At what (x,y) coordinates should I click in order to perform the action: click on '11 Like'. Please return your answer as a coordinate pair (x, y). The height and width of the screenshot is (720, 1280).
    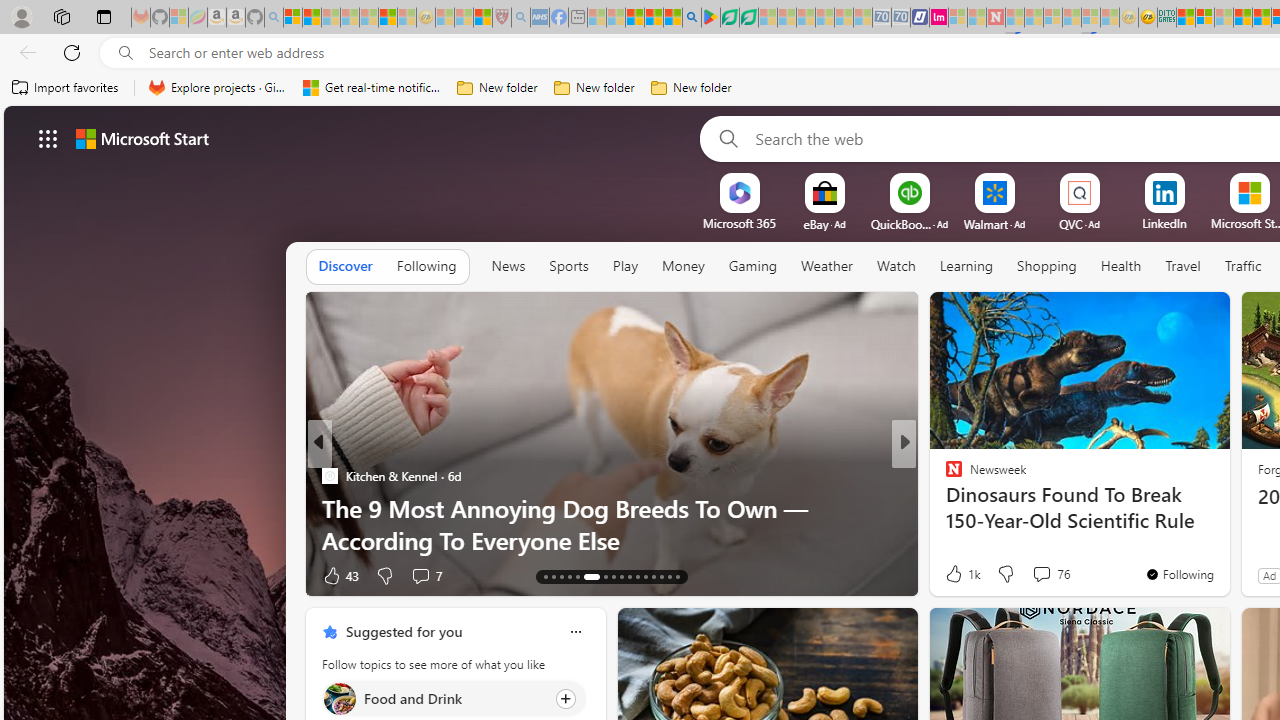
    Looking at the image, I should click on (955, 575).